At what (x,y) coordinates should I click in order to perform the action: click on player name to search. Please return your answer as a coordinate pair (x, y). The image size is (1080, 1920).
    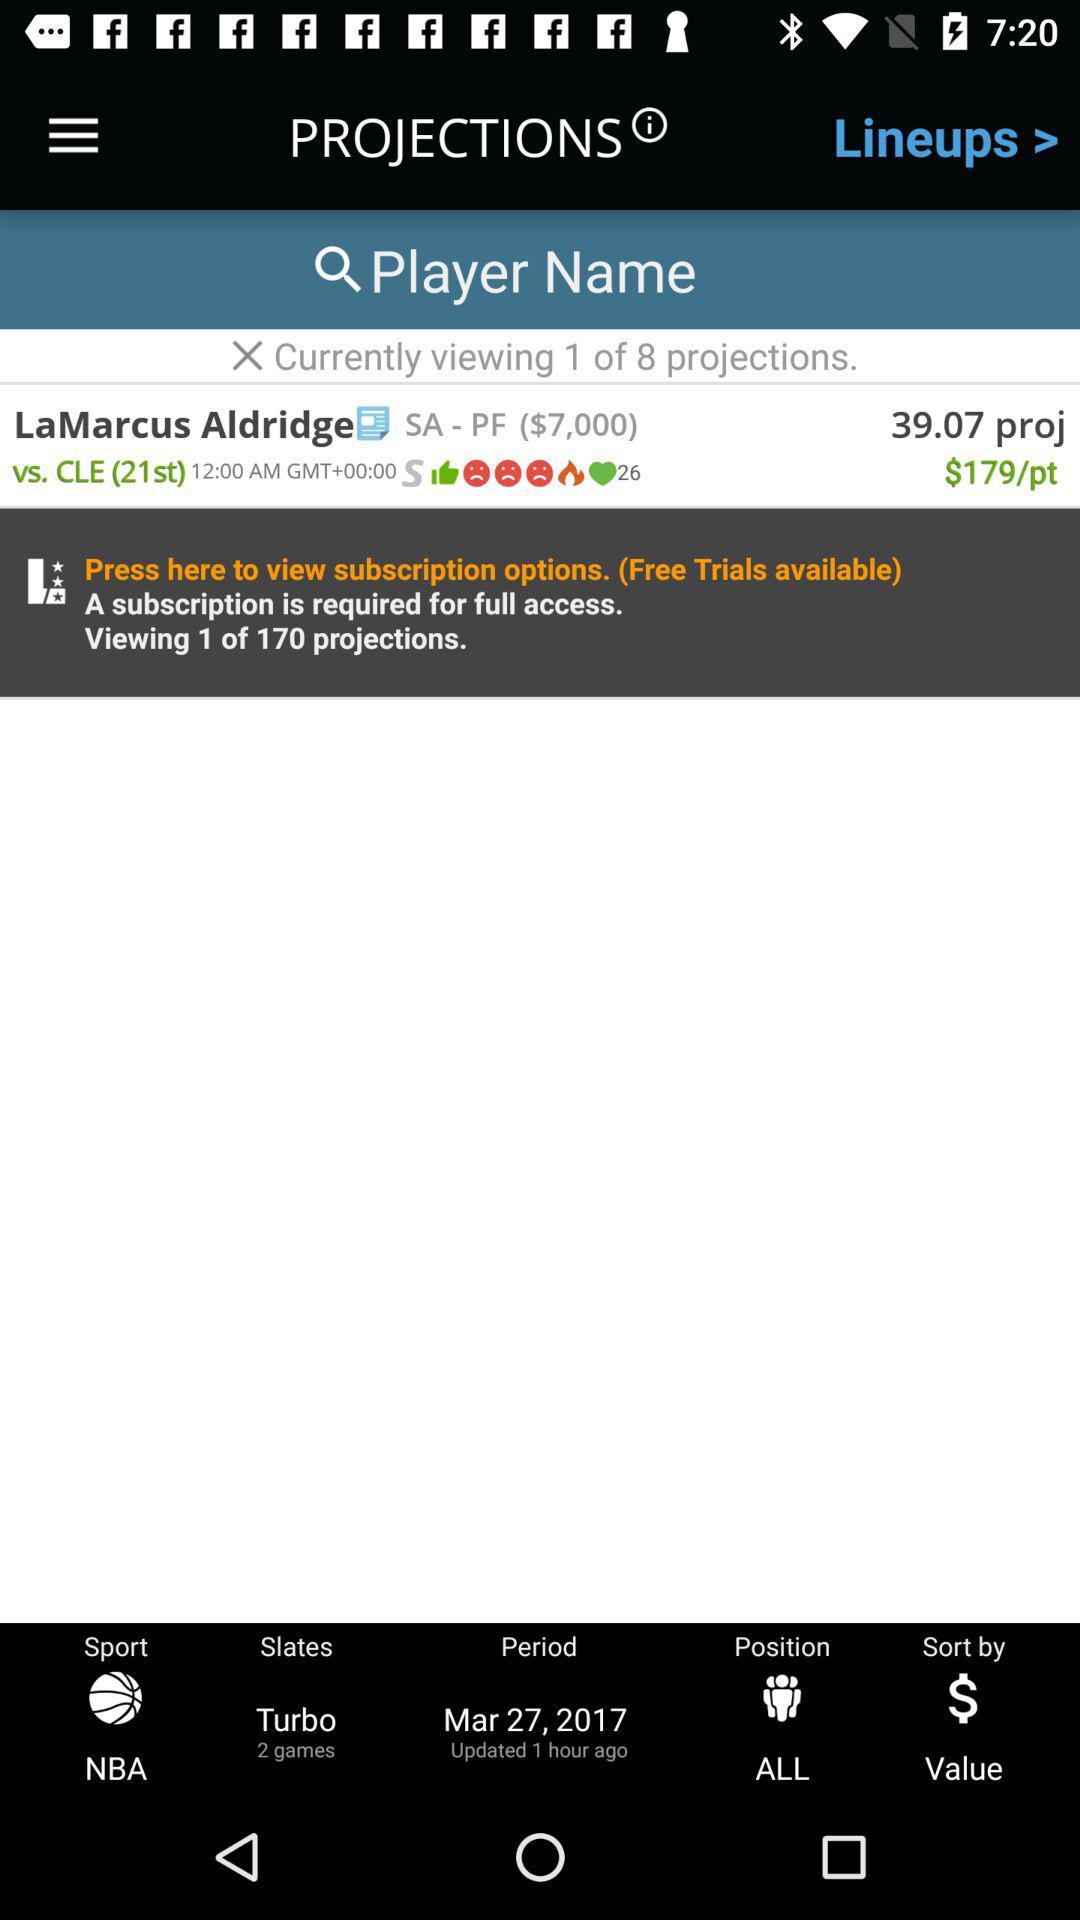
    Looking at the image, I should click on (500, 268).